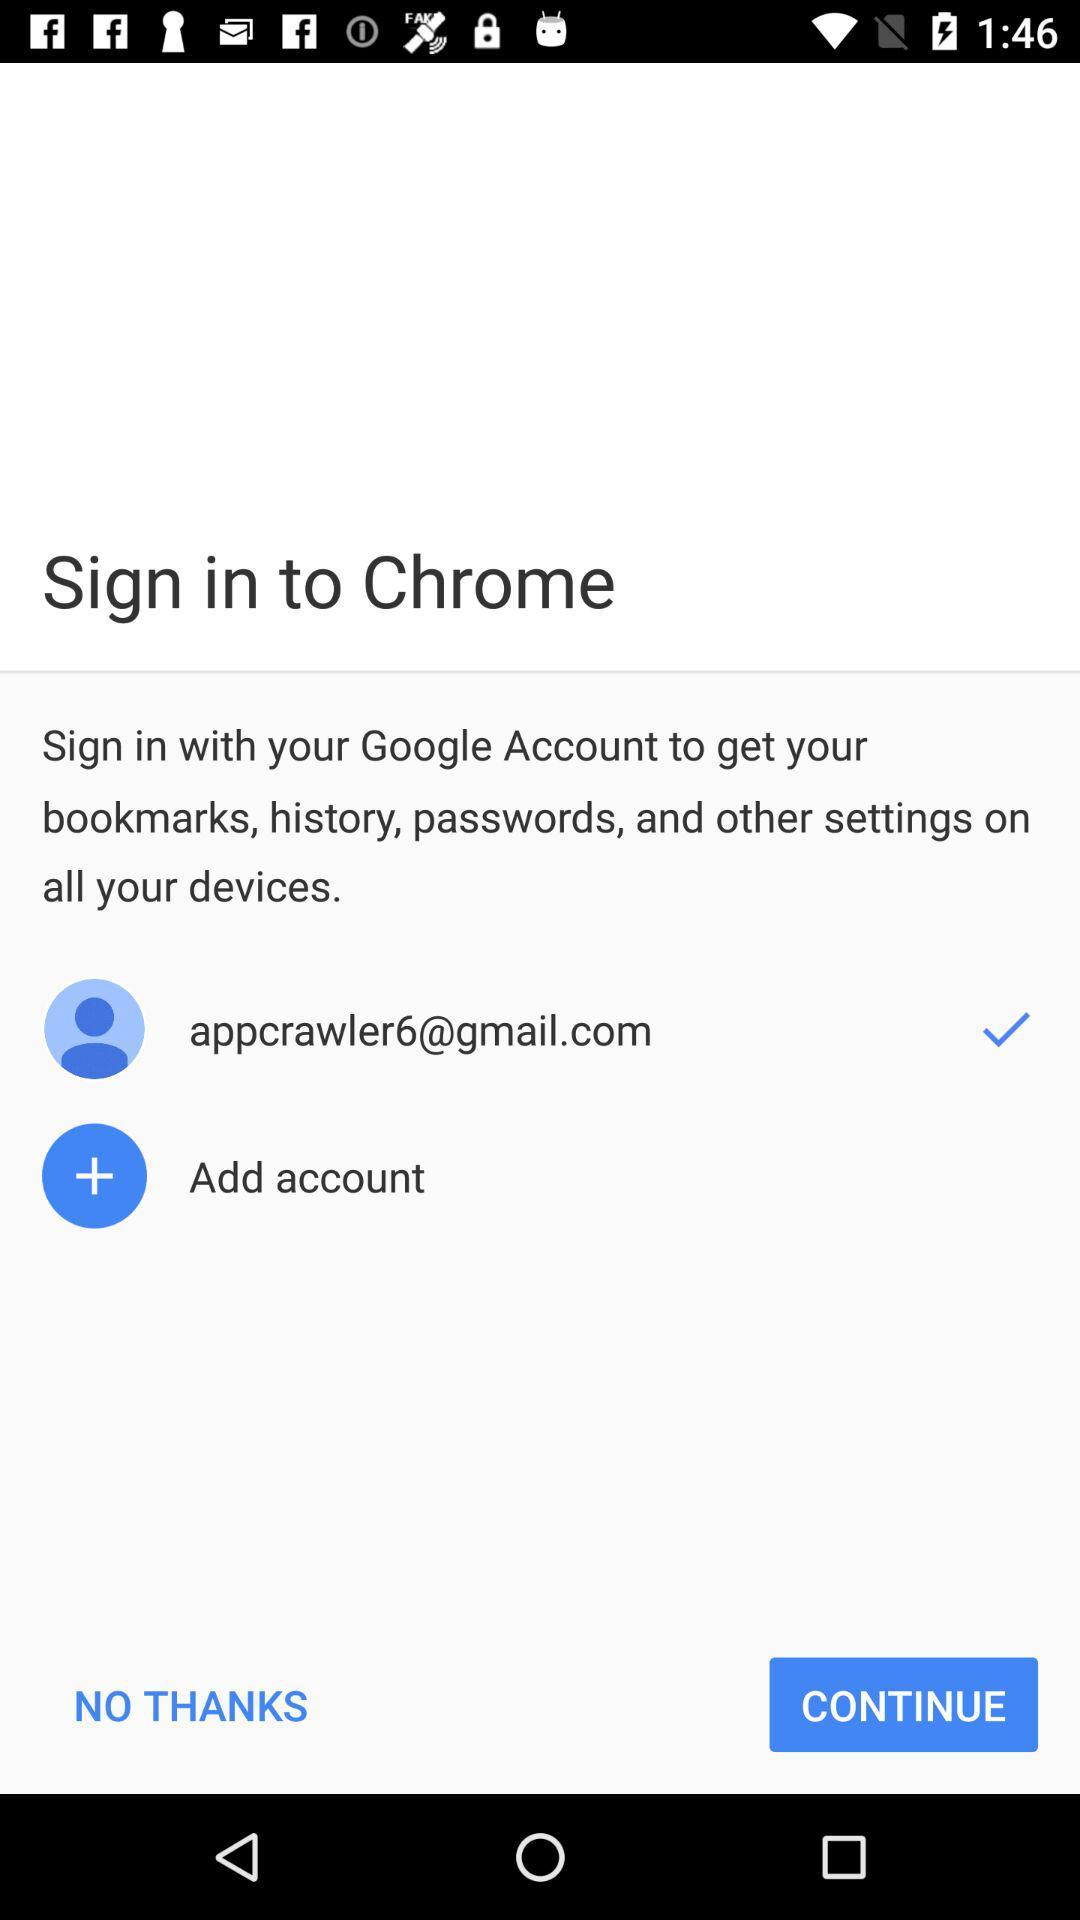 The image size is (1080, 1920). I want to click on the item below the add account, so click(903, 1703).